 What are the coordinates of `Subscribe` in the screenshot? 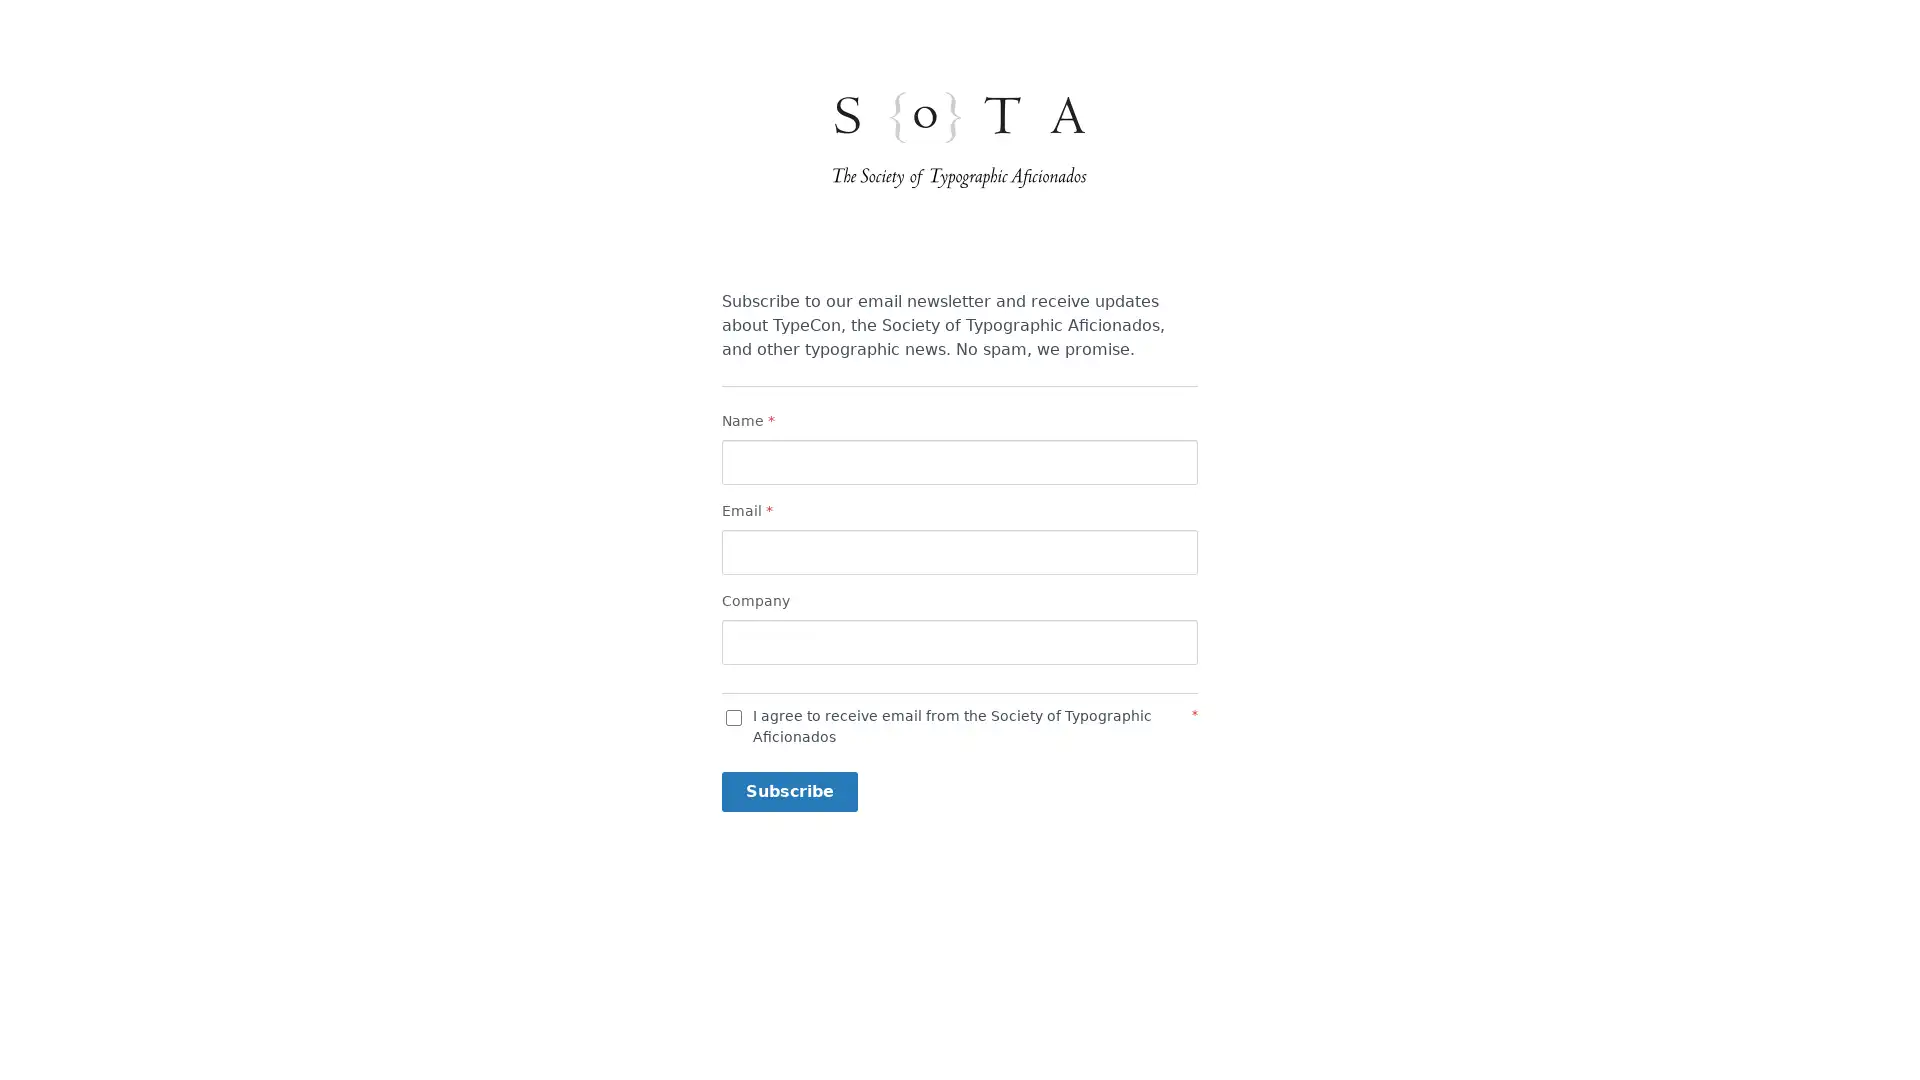 It's located at (789, 790).